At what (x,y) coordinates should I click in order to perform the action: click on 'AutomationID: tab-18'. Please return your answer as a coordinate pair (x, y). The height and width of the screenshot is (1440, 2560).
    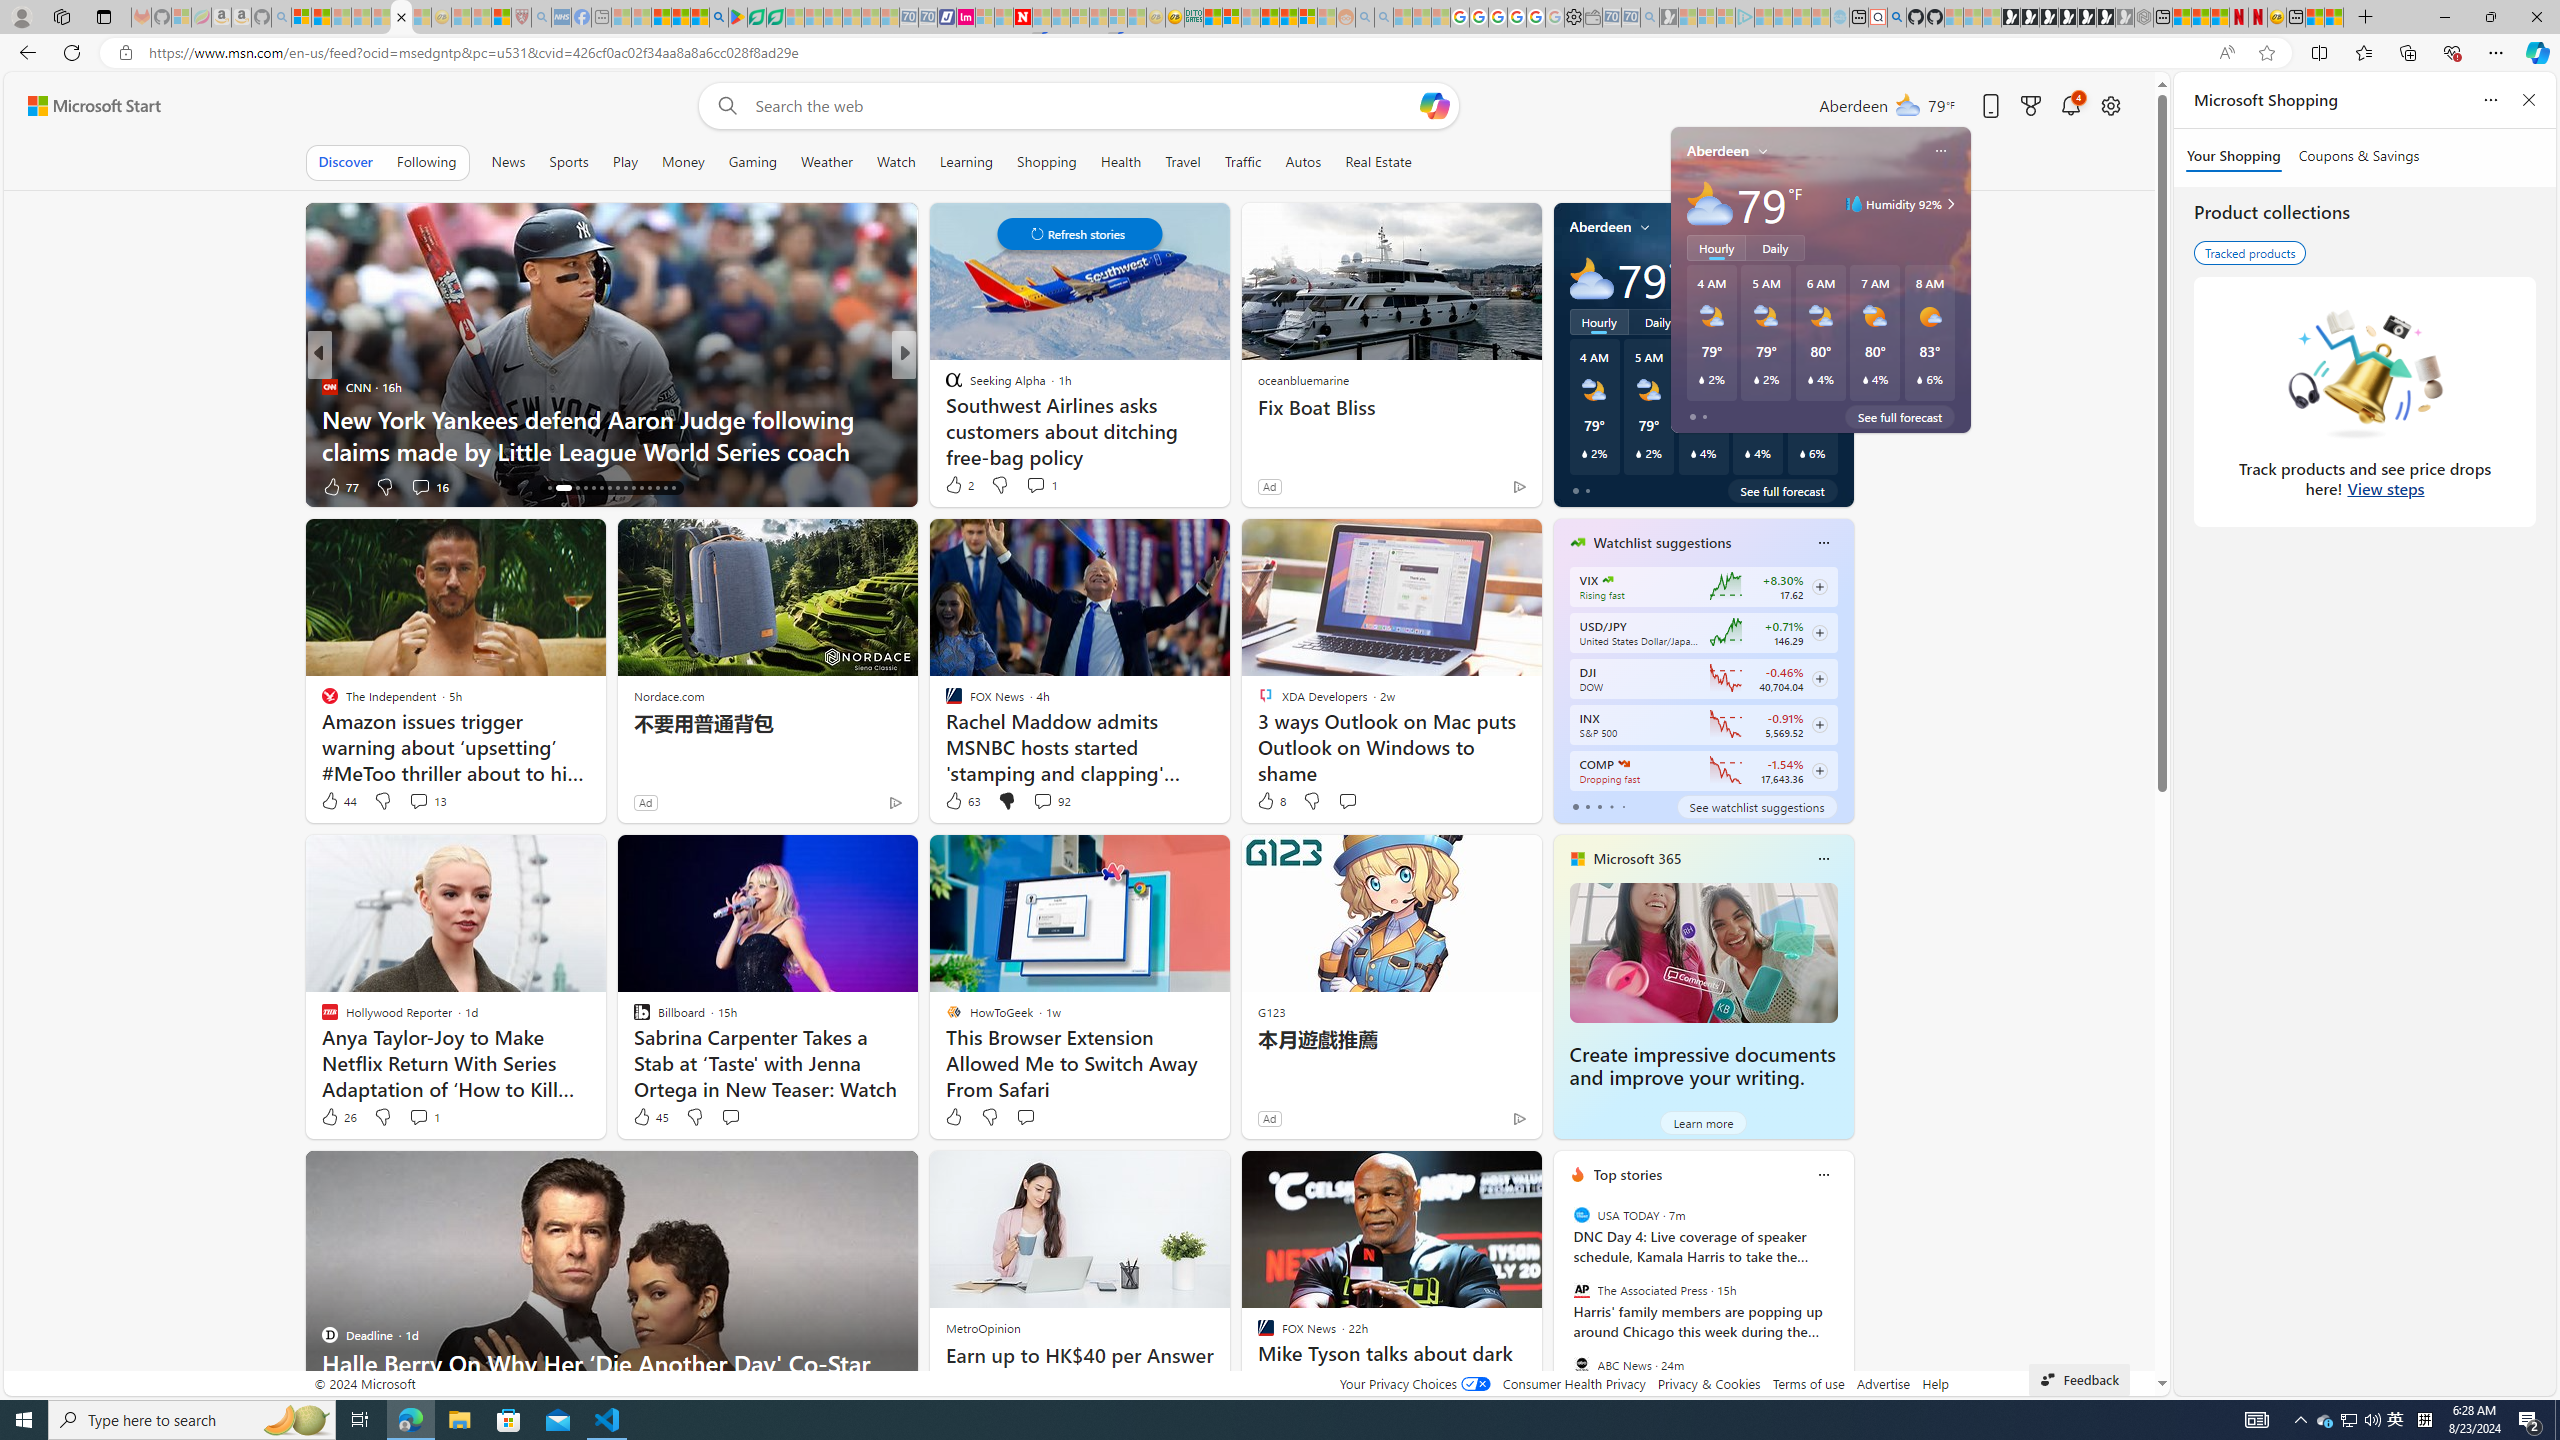
    Looking at the image, I should click on (570, 487).